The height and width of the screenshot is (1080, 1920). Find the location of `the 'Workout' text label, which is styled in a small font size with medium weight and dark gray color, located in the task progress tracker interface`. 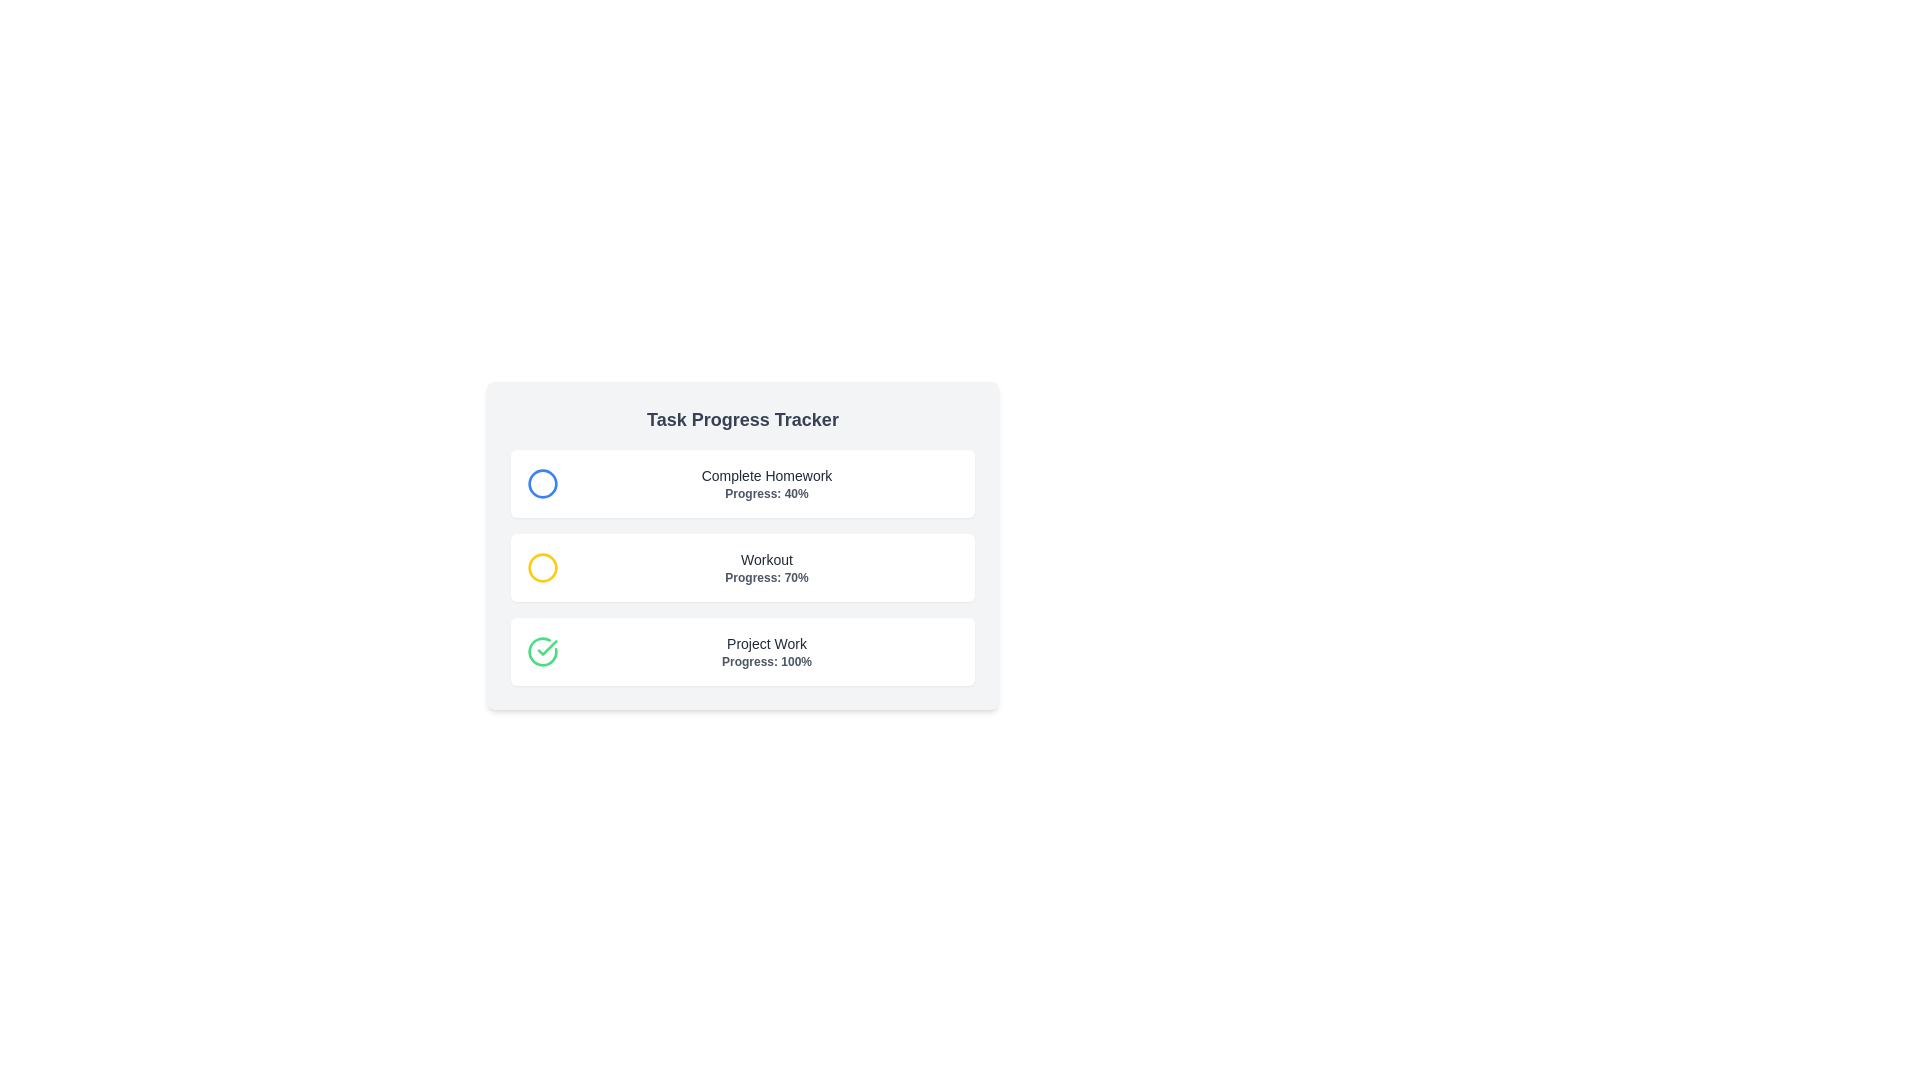

the 'Workout' text label, which is styled in a small font size with medium weight and dark gray color, located in the task progress tracker interface is located at coordinates (766, 559).